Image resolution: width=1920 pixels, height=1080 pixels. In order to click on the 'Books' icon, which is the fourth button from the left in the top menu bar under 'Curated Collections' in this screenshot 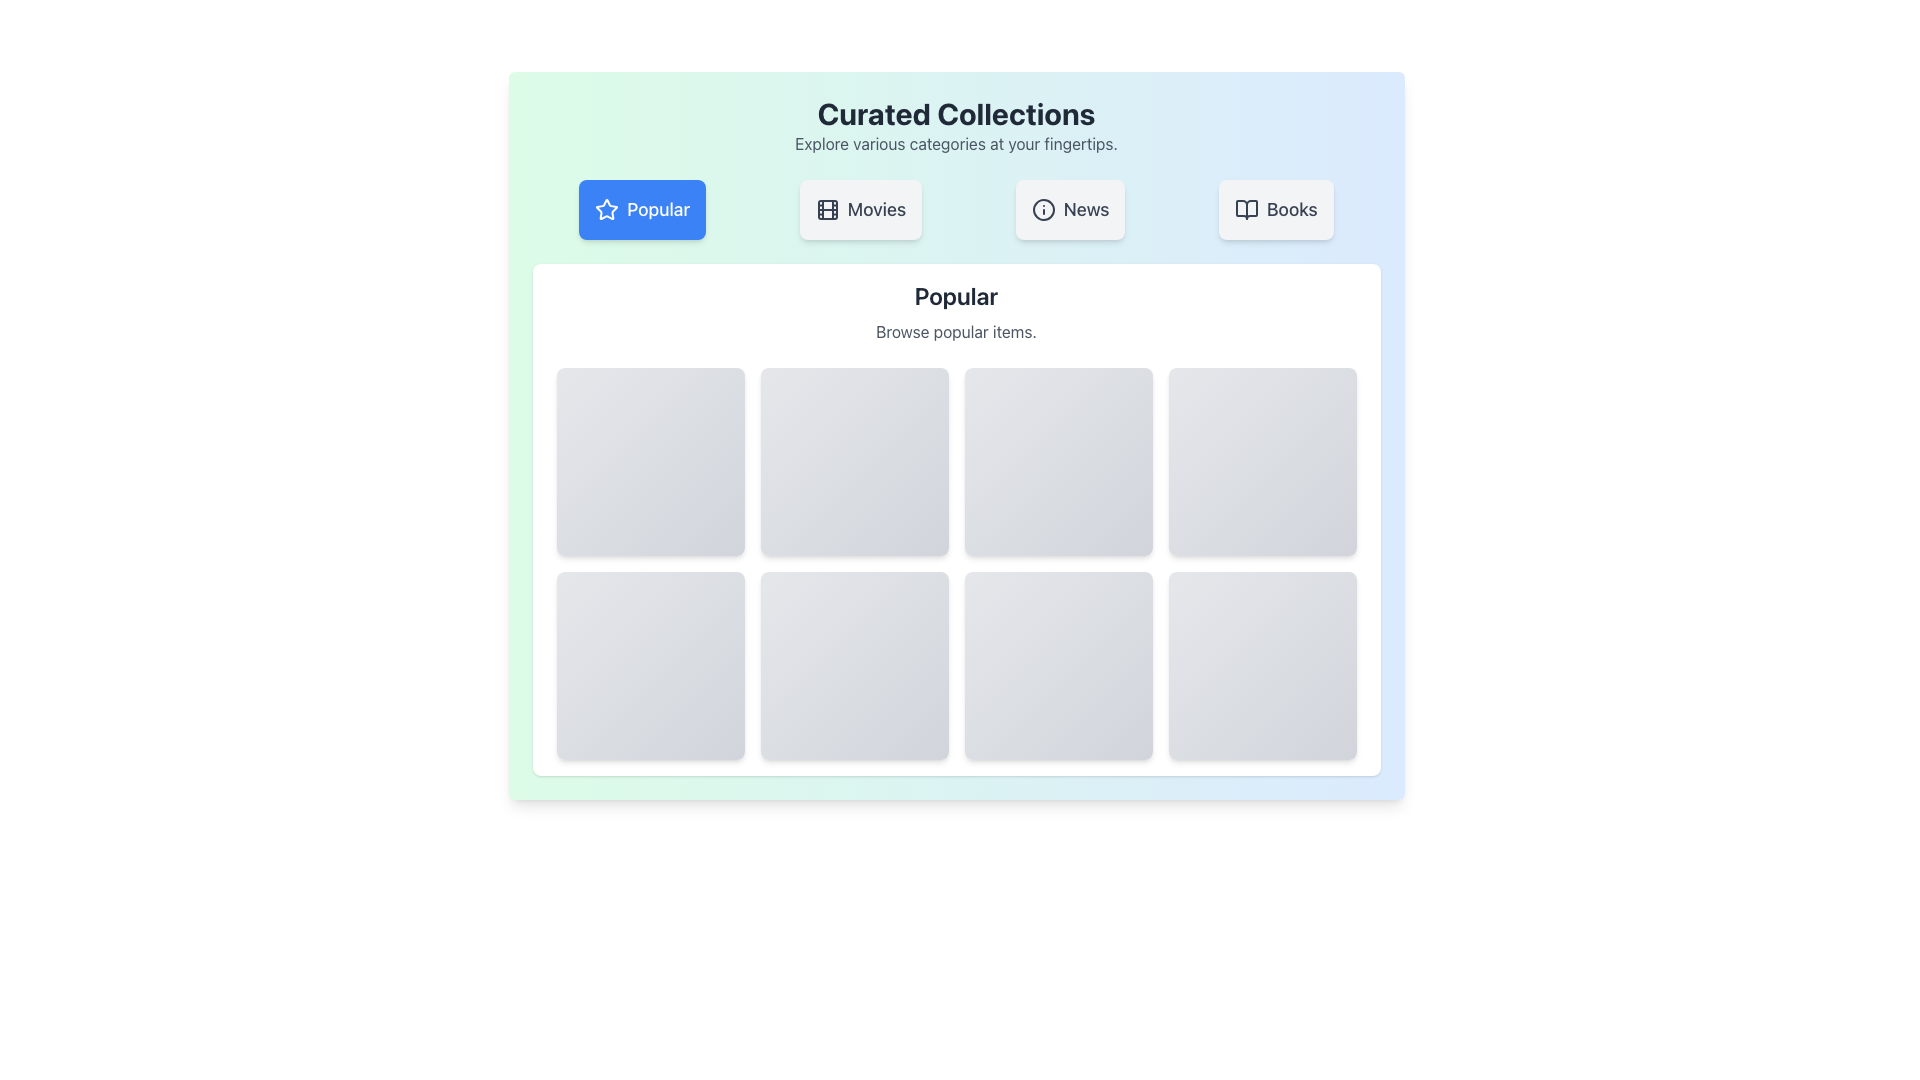, I will do `click(1246, 209)`.